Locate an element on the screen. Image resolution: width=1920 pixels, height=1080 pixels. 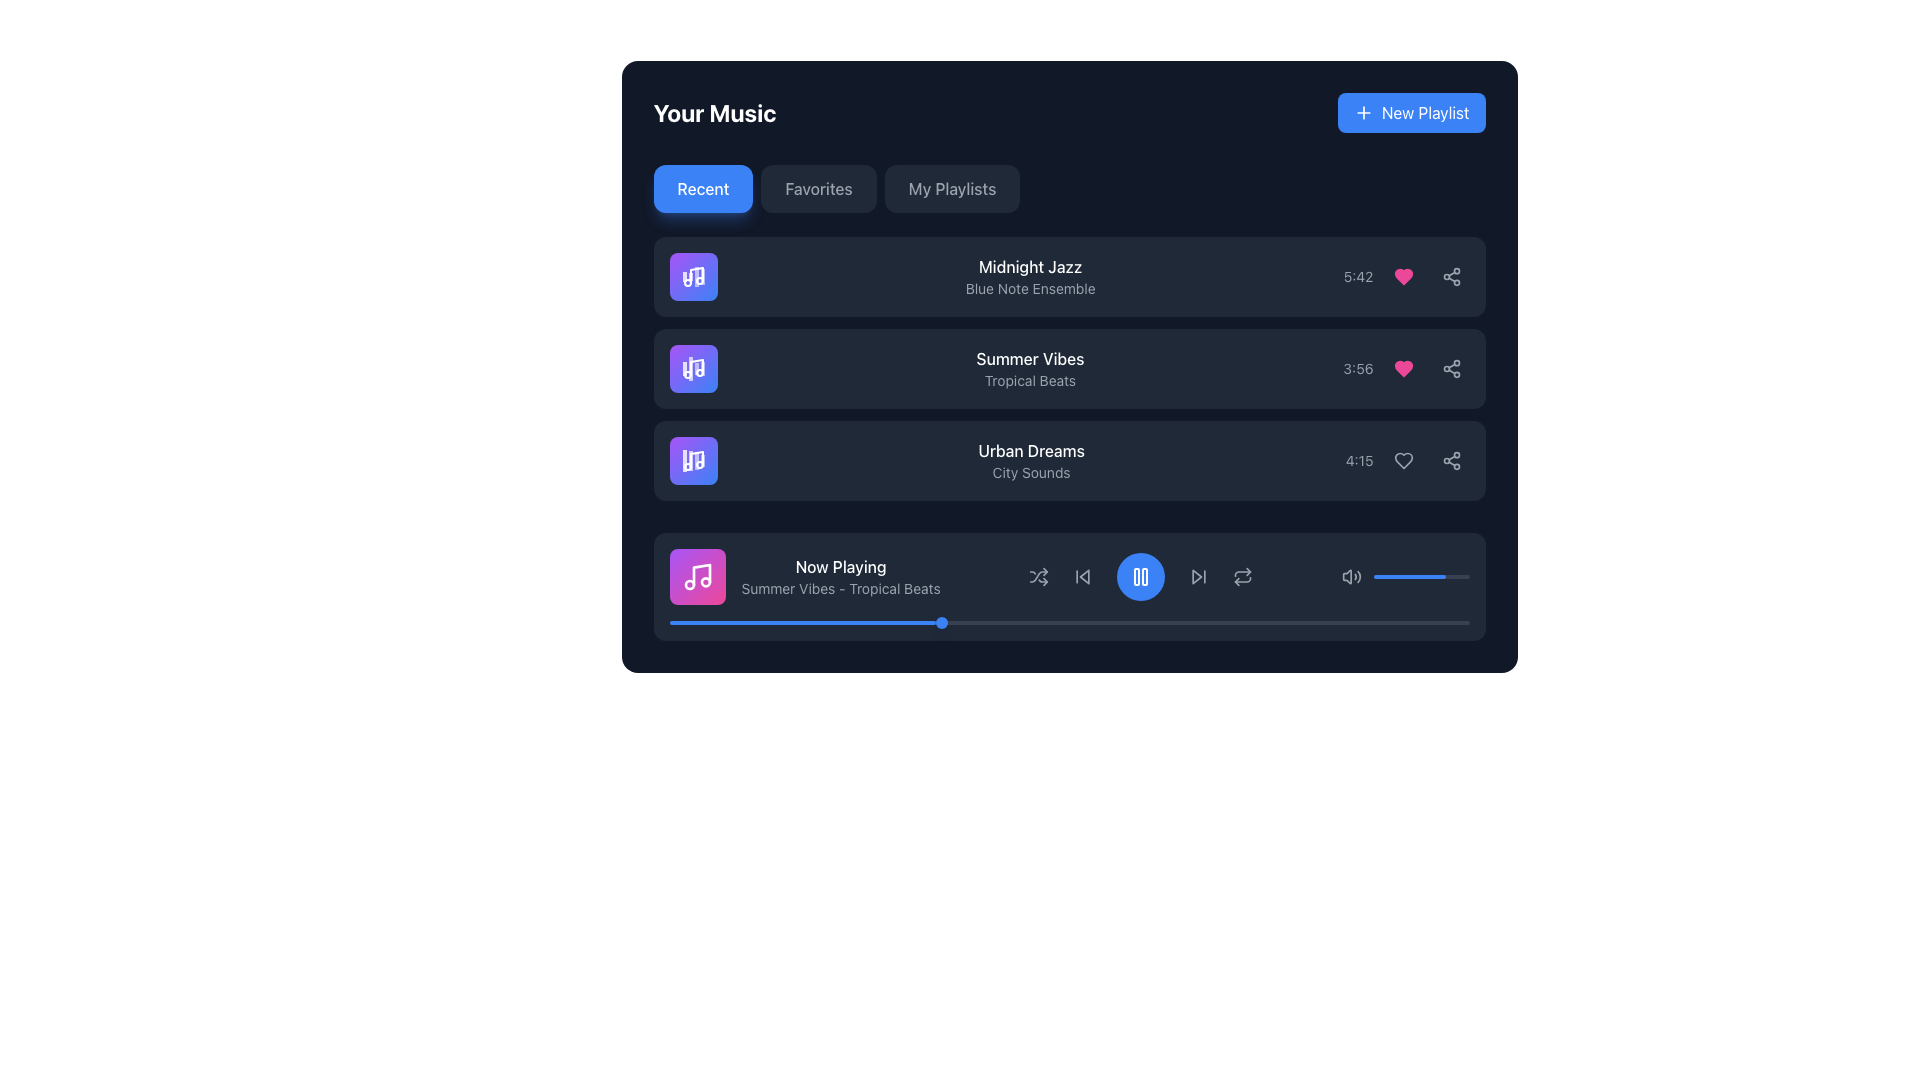
the speaker icon that is styled in gray and is positioned on the left side of the volume control bar, which indicates the current volume level is located at coordinates (1351, 577).